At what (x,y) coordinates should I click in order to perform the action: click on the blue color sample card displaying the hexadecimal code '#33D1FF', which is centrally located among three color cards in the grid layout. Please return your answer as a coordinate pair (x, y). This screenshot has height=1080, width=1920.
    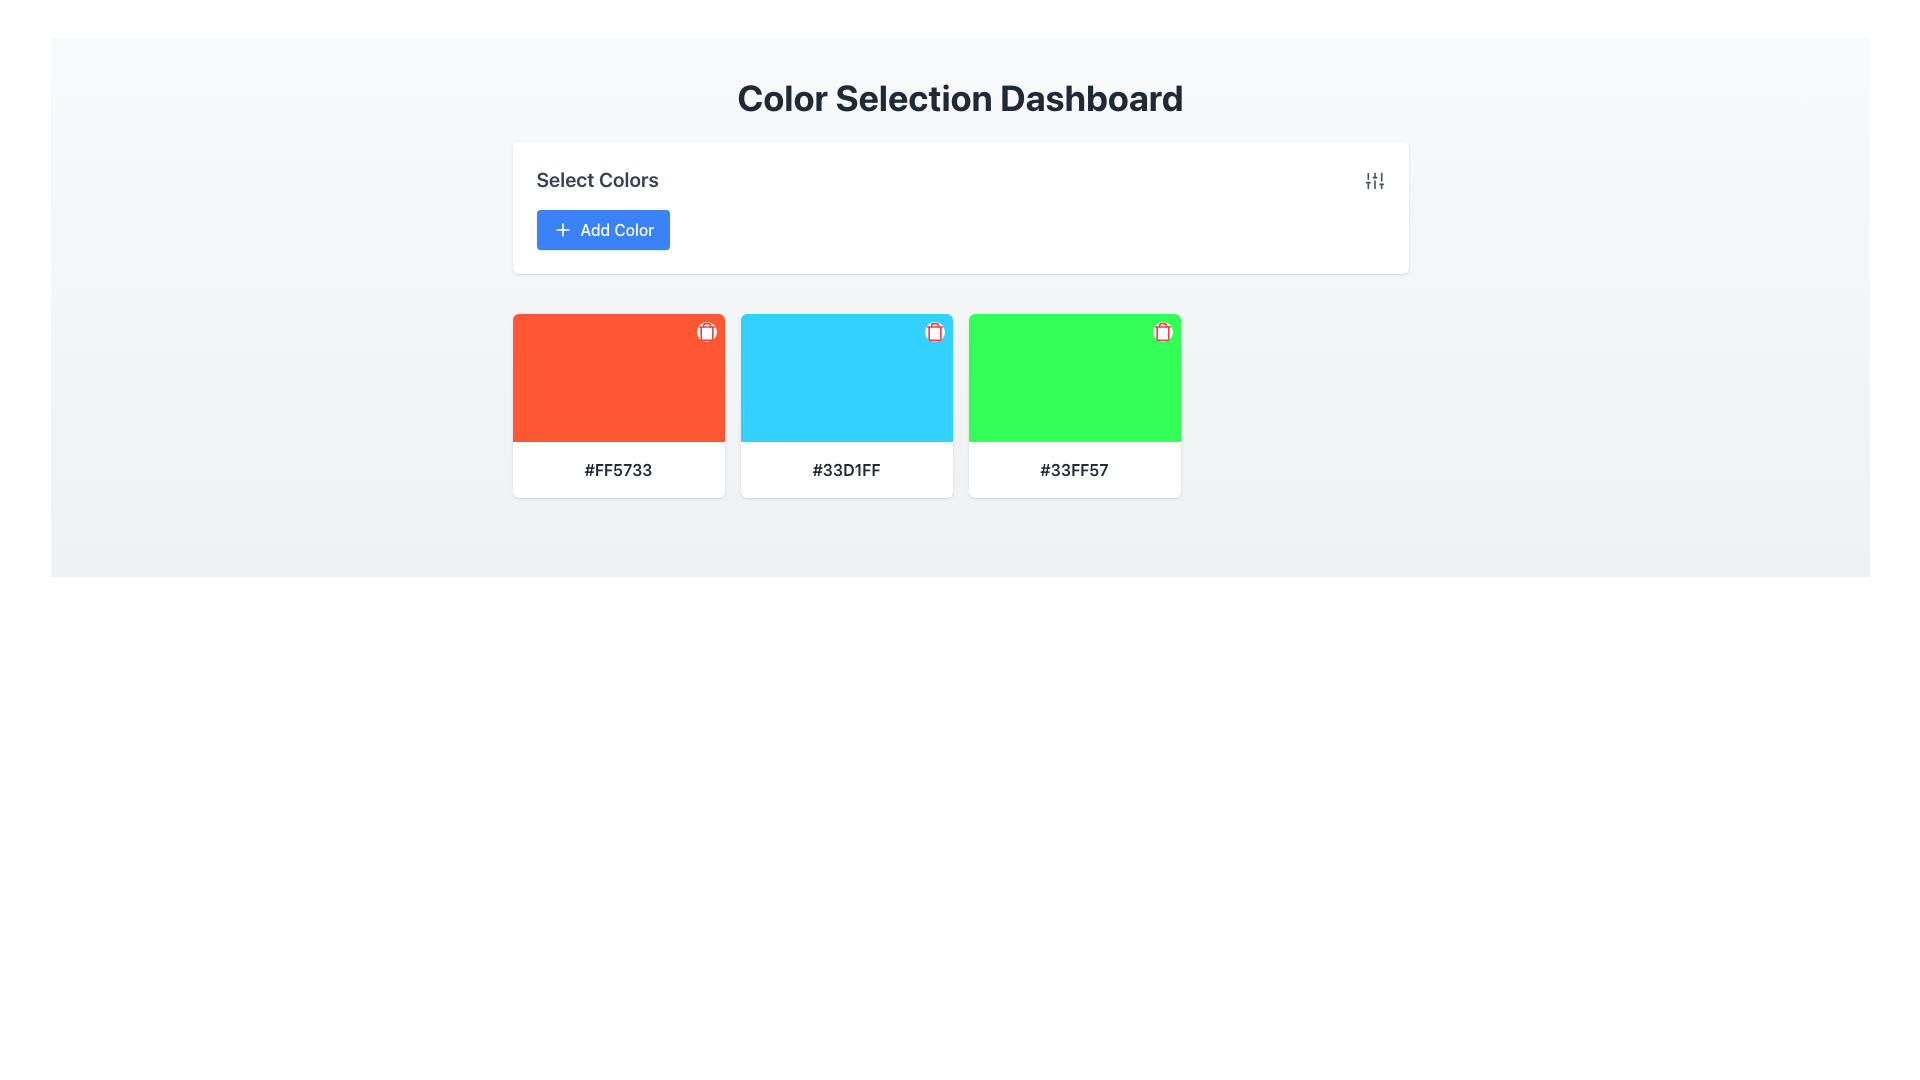
    Looking at the image, I should click on (846, 405).